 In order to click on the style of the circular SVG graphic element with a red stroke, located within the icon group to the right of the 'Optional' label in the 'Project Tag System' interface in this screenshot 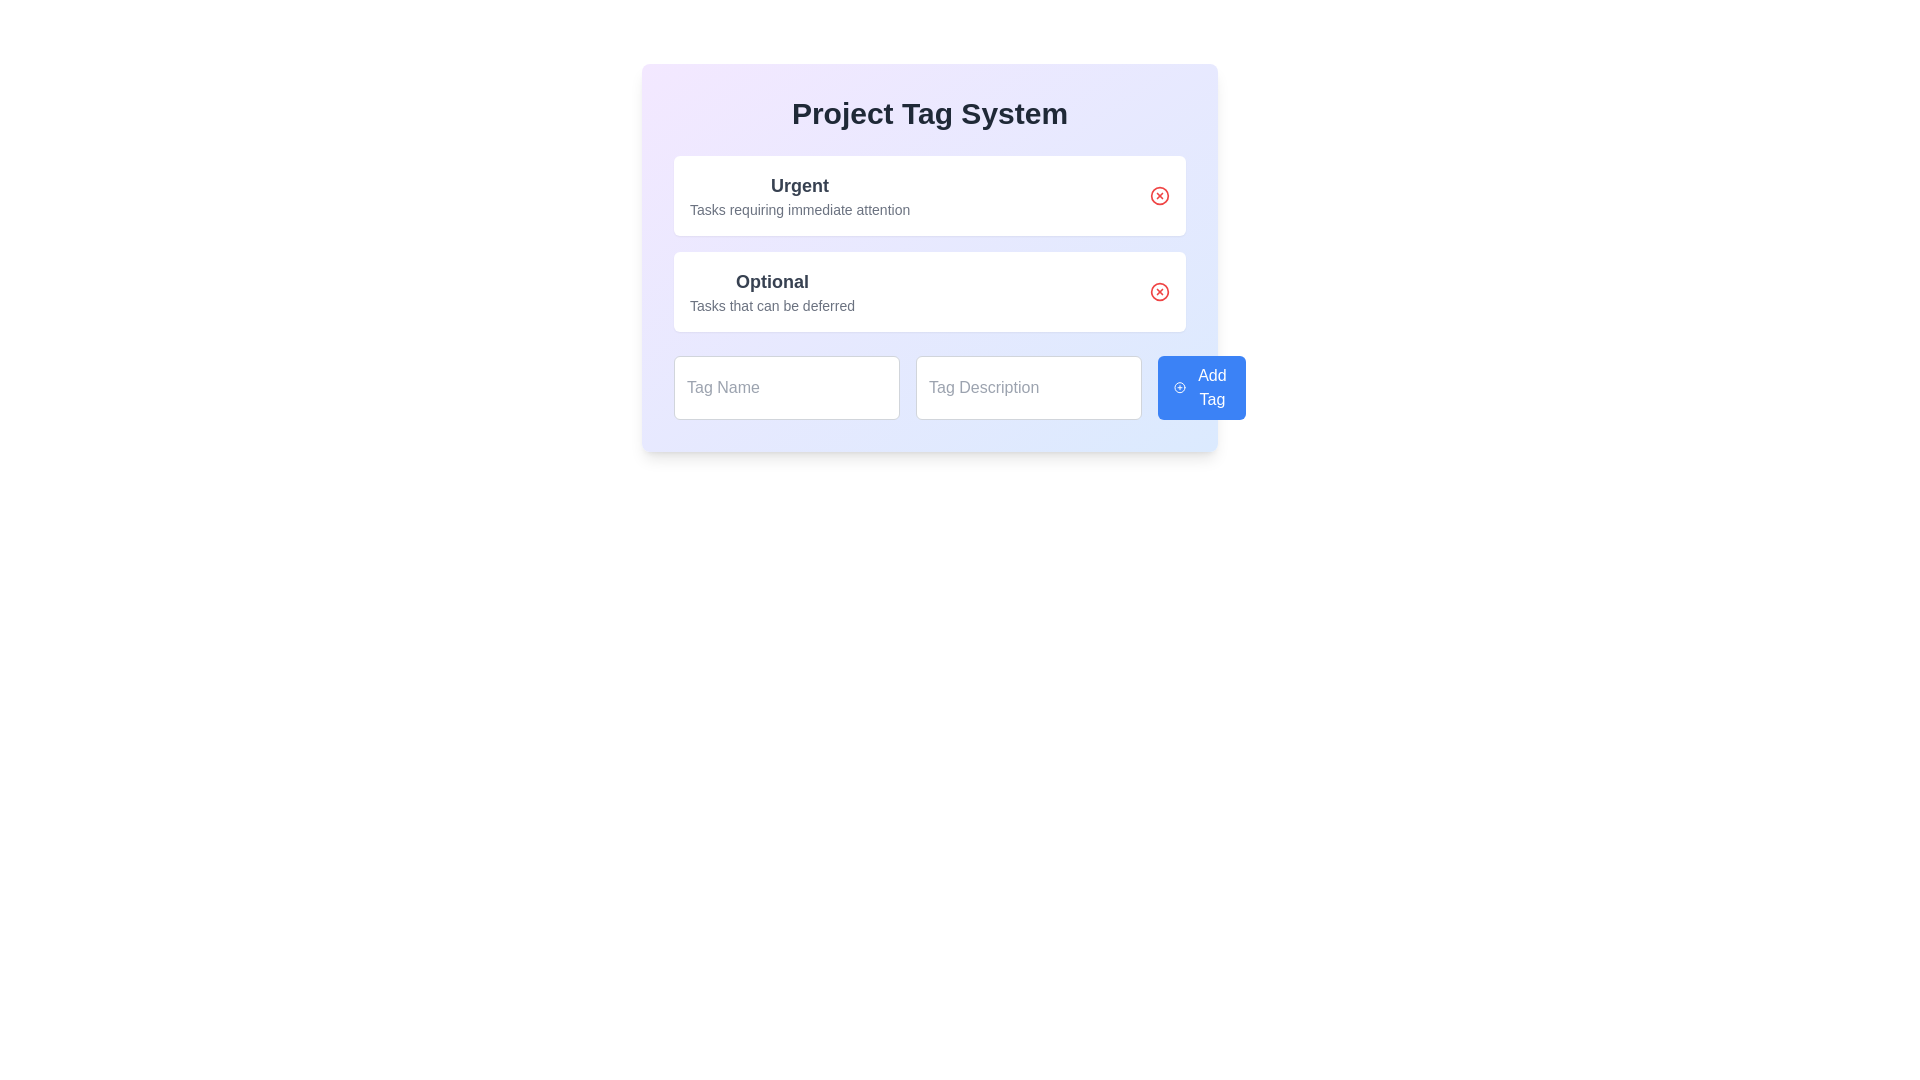, I will do `click(1160, 292)`.